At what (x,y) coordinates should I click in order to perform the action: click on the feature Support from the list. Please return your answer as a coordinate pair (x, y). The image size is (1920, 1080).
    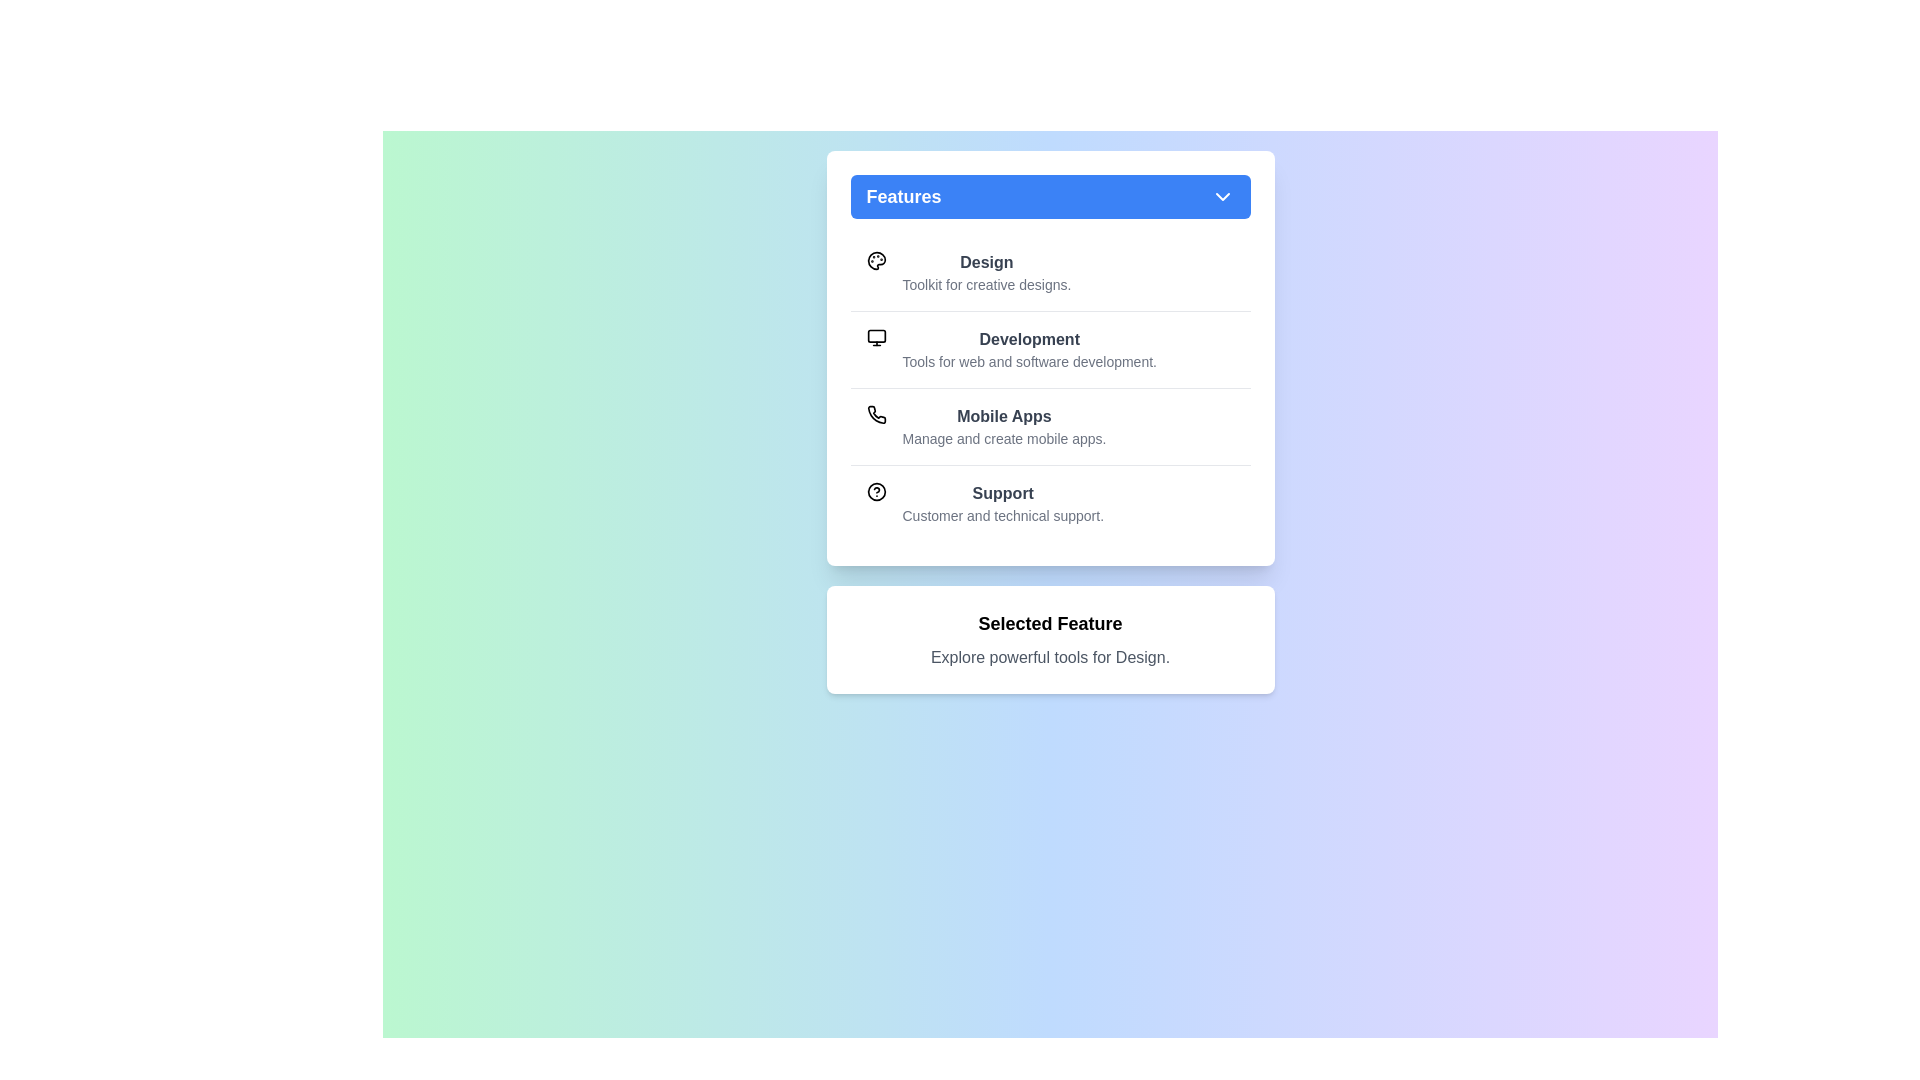
    Looking at the image, I should click on (1049, 502).